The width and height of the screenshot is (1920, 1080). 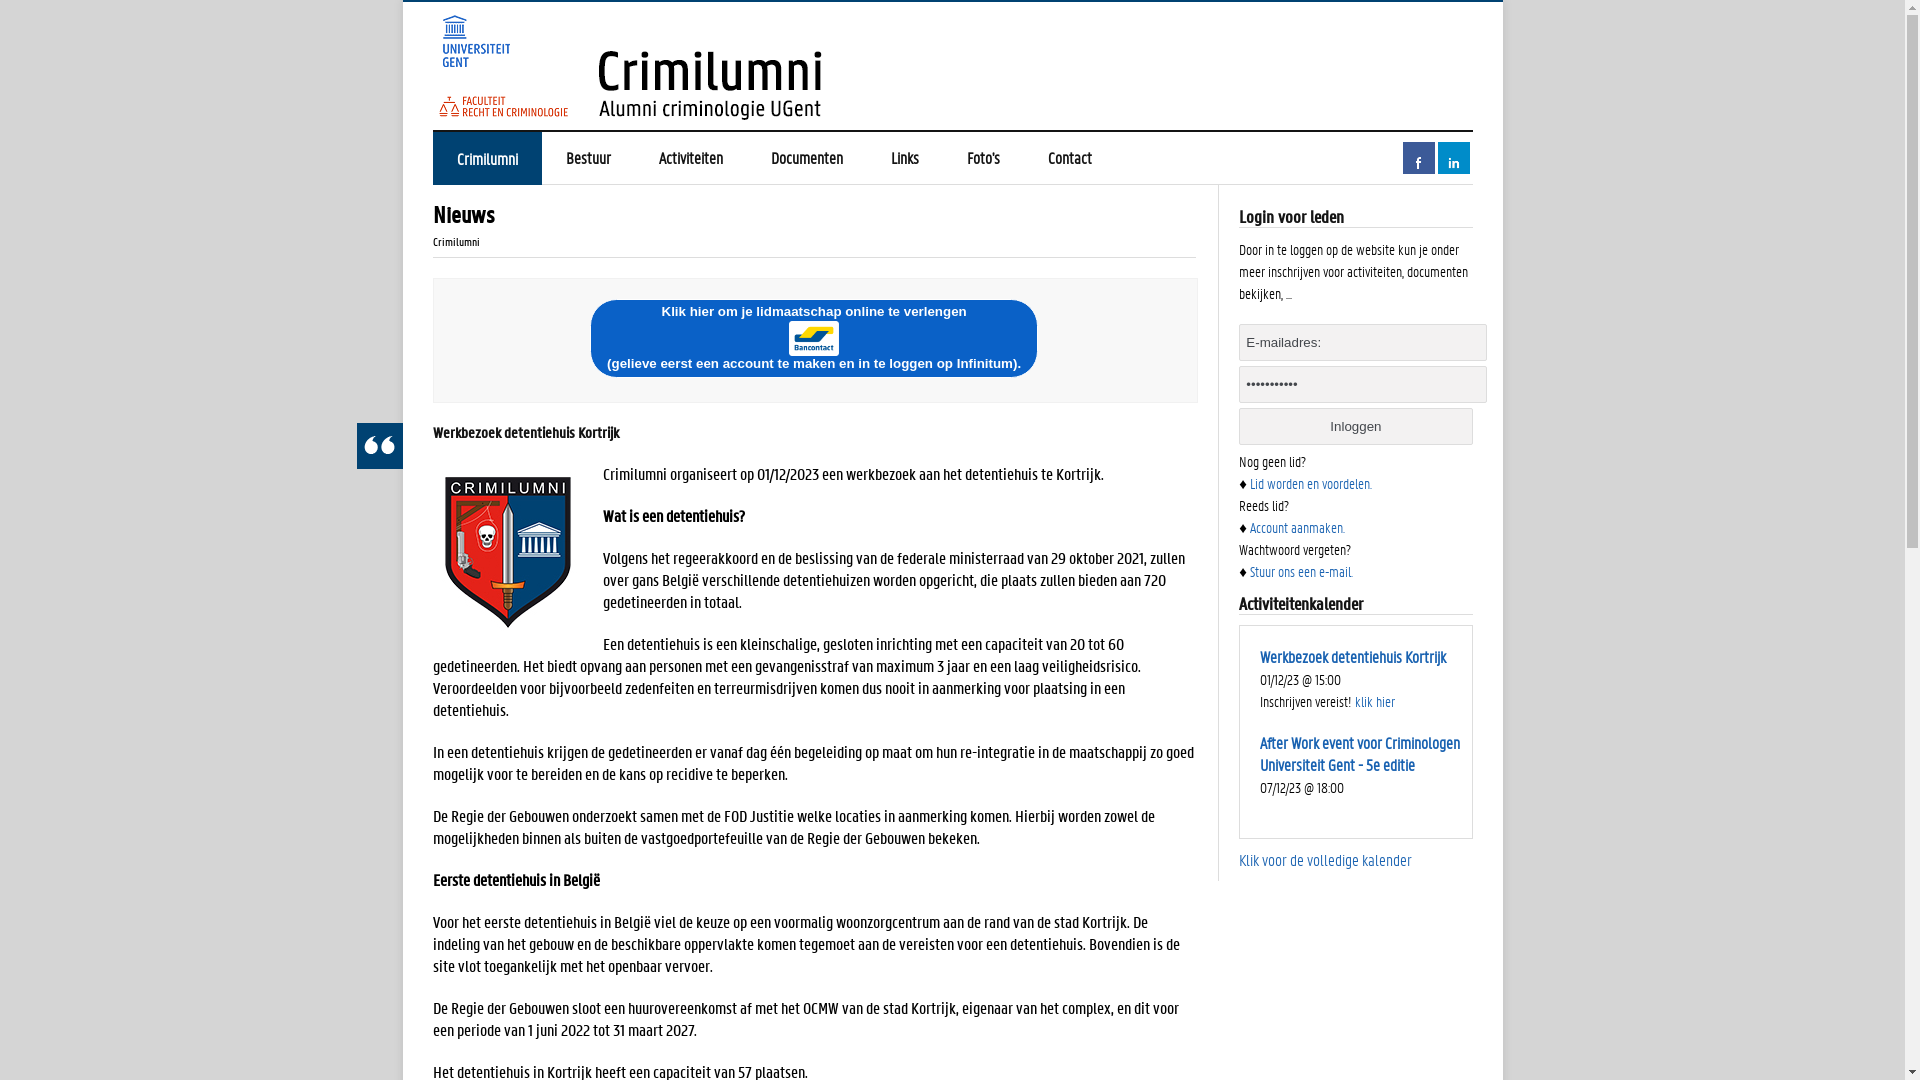 What do you see at coordinates (806, 157) in the screenshot?
I see `'Documenten'` at bounding box center [806, 157].